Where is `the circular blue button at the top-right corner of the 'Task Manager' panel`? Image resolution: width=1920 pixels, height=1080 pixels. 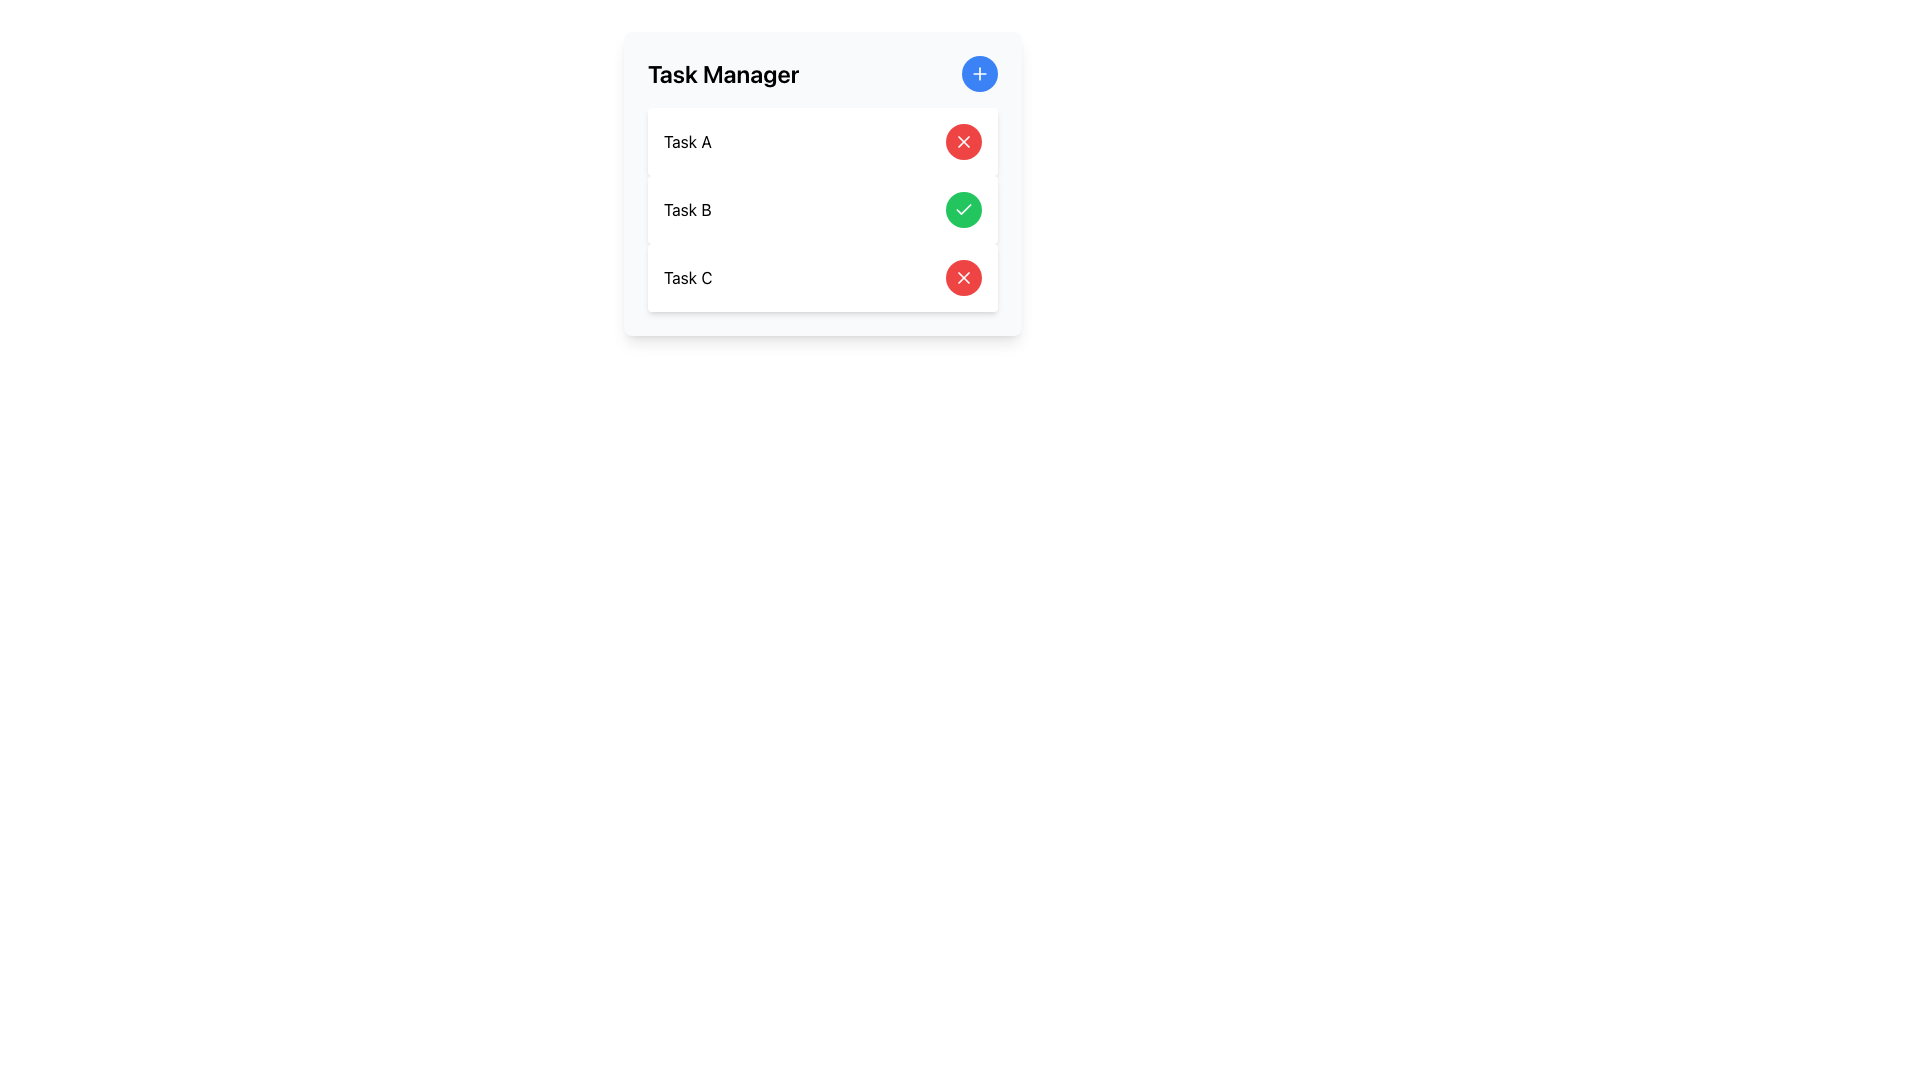 the circular blue button at the top-right corner of the 'Task Manager' panel is located at coordinates (979, 72).